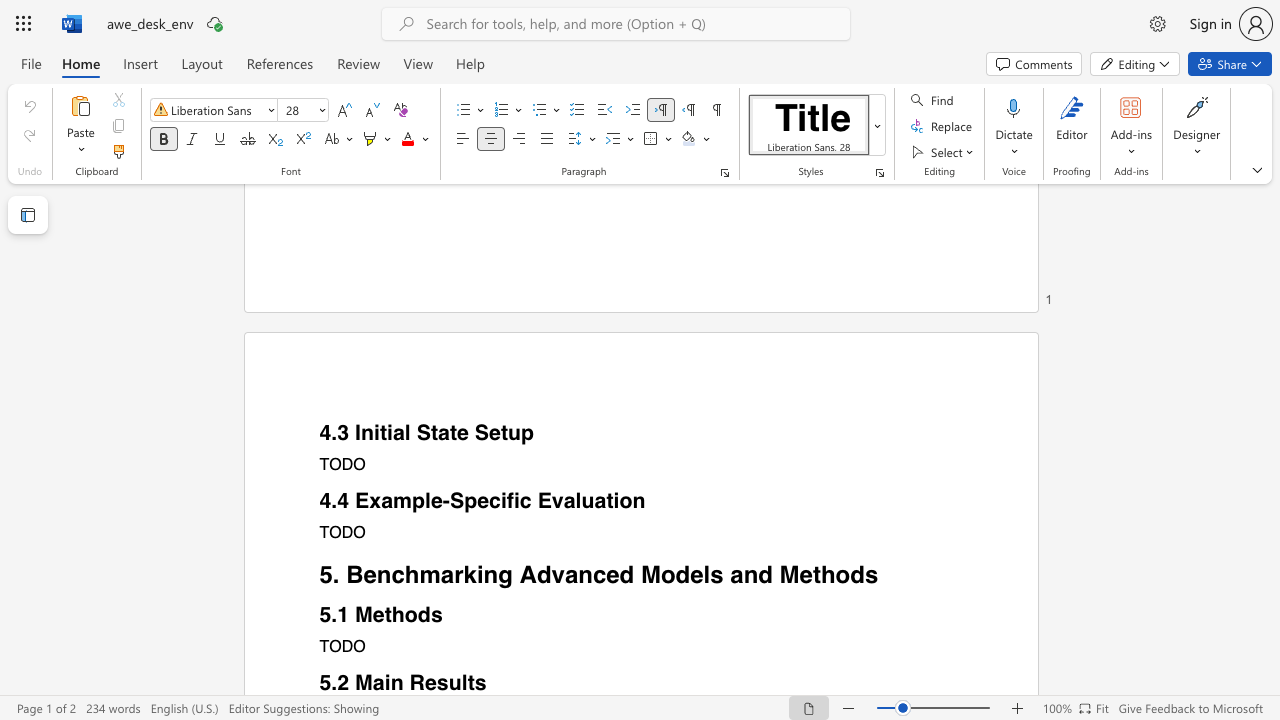  Describe the element at coordinates (435, 682) in the screenshot. I see `the subset text "sul" within the text "5.2 Main Results"` at that location.